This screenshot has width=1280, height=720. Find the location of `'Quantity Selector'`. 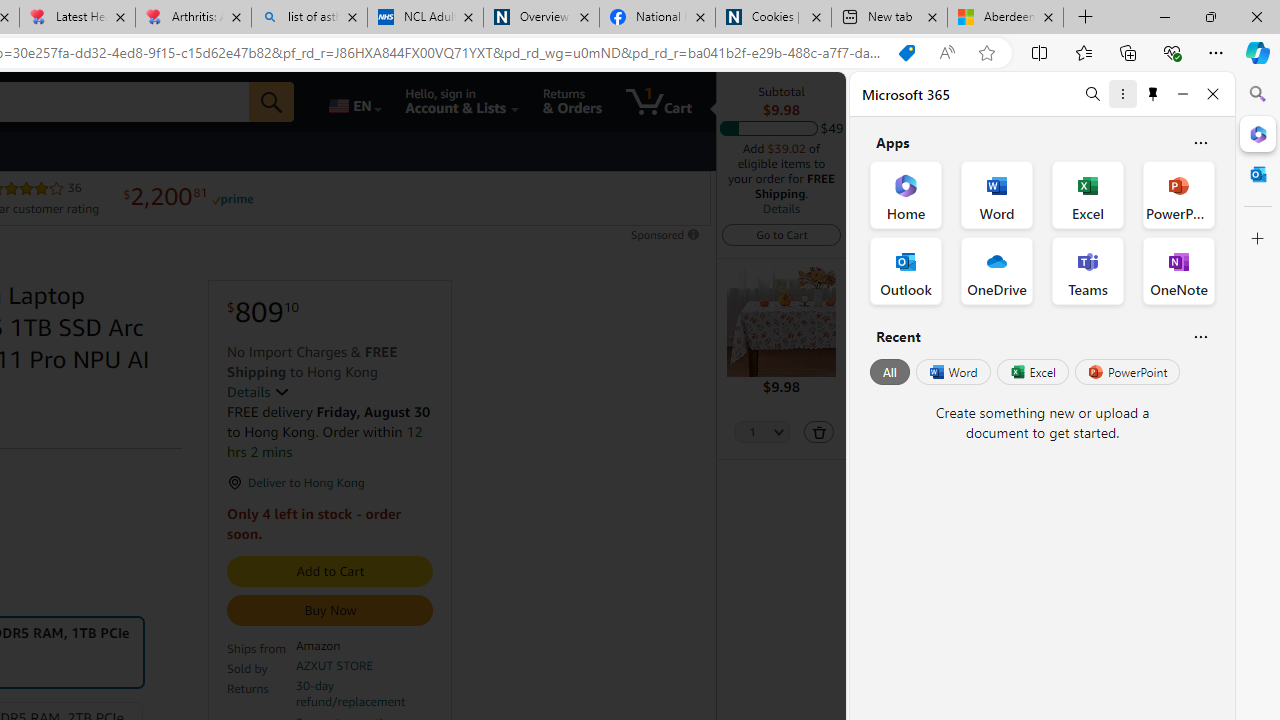

'Quantity Selector' is located at coordinates (761, 432).